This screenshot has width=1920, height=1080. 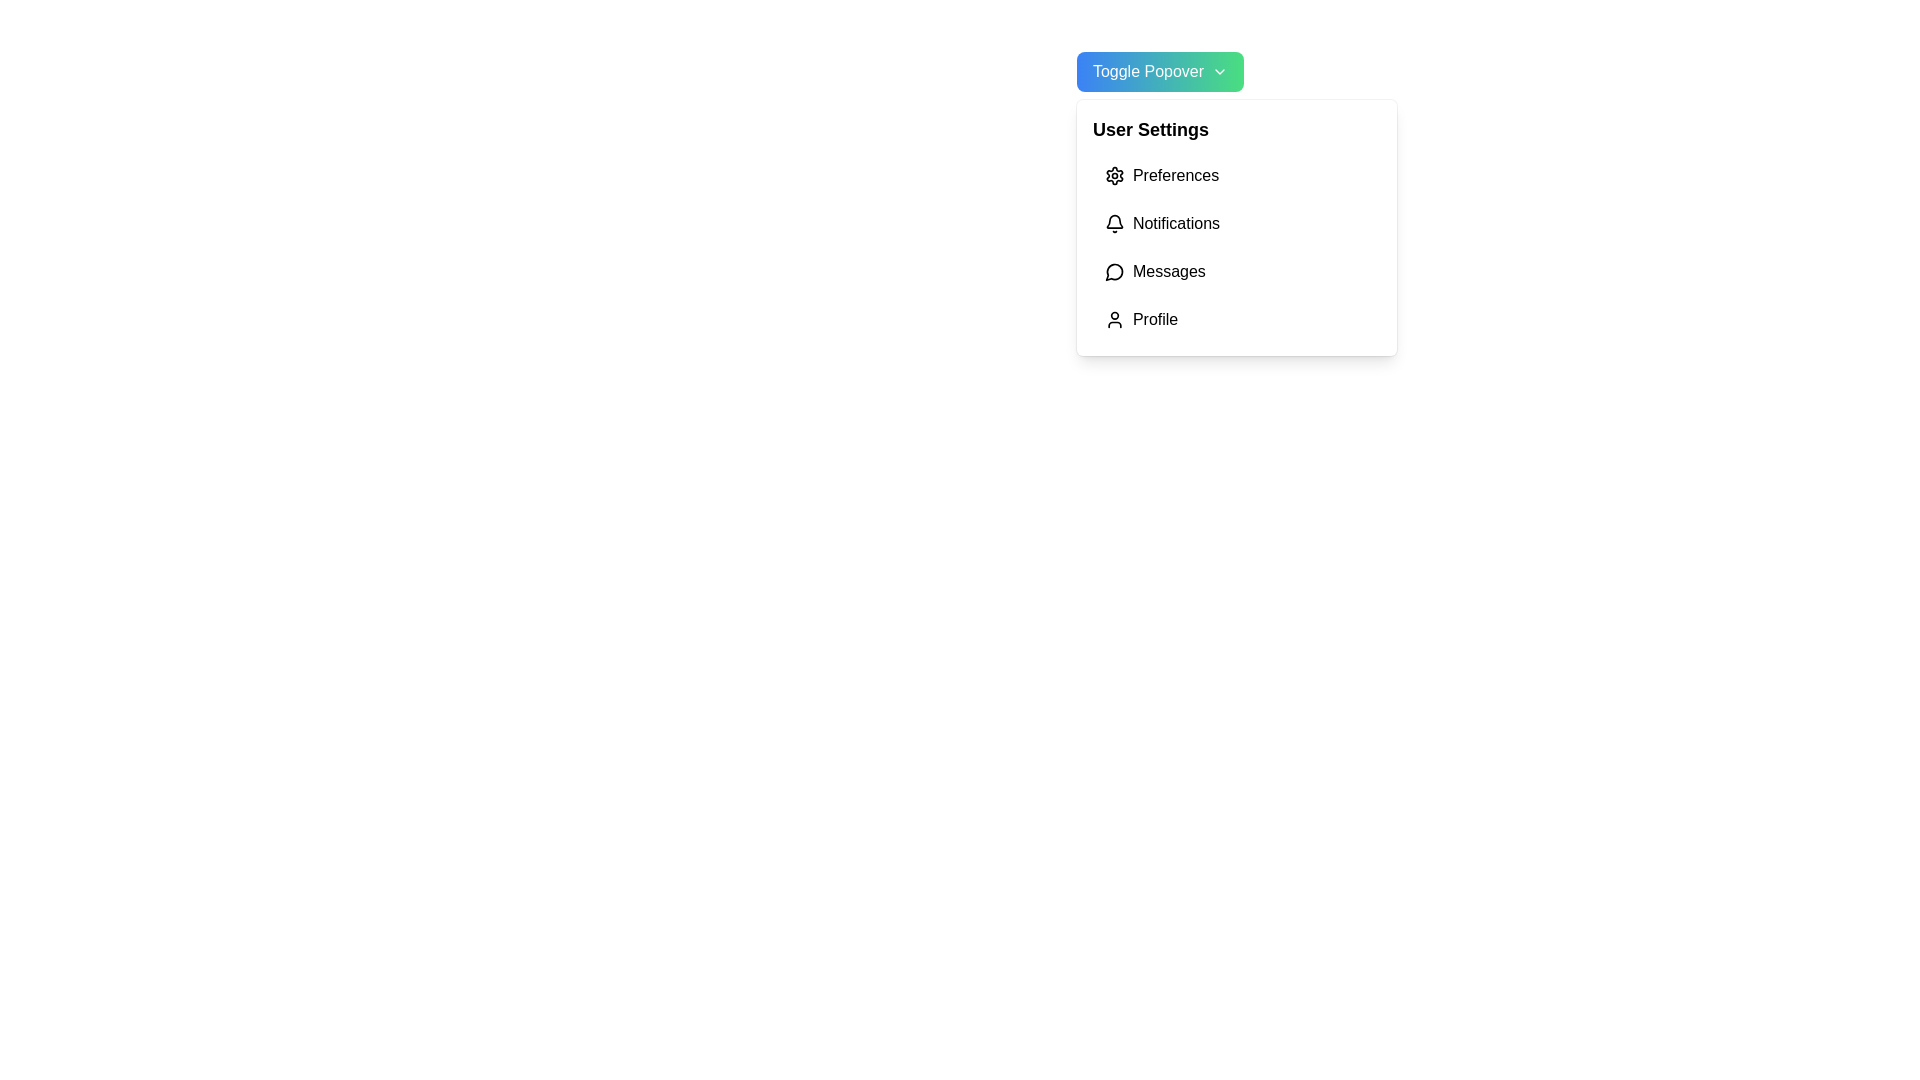 What do you see at coordinates (1235, 319) in the screenshot?
I see `the fourth button in the vertical menu under 'User Settings'` at bounding box center [1235, 319].